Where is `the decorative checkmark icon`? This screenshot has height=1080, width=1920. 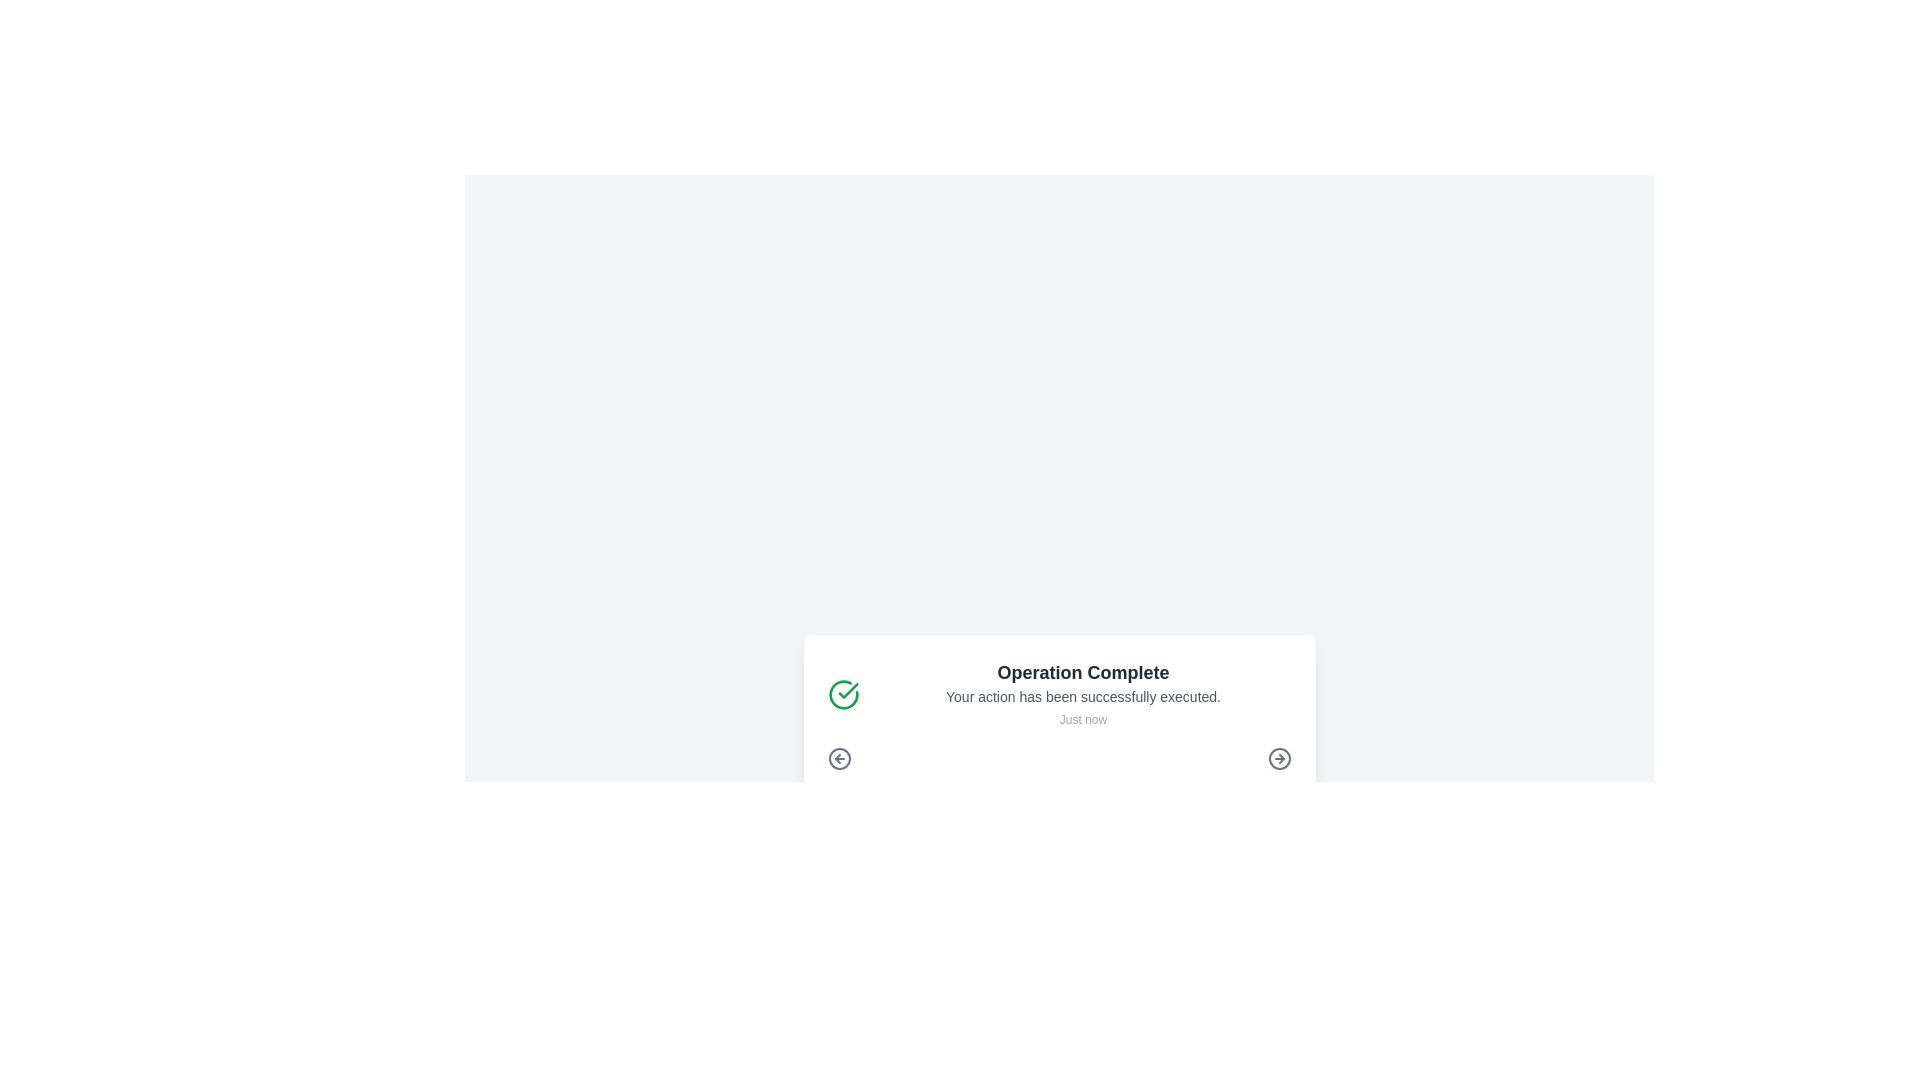
the decorative checkmark icon is located at coordinates (843, 693).